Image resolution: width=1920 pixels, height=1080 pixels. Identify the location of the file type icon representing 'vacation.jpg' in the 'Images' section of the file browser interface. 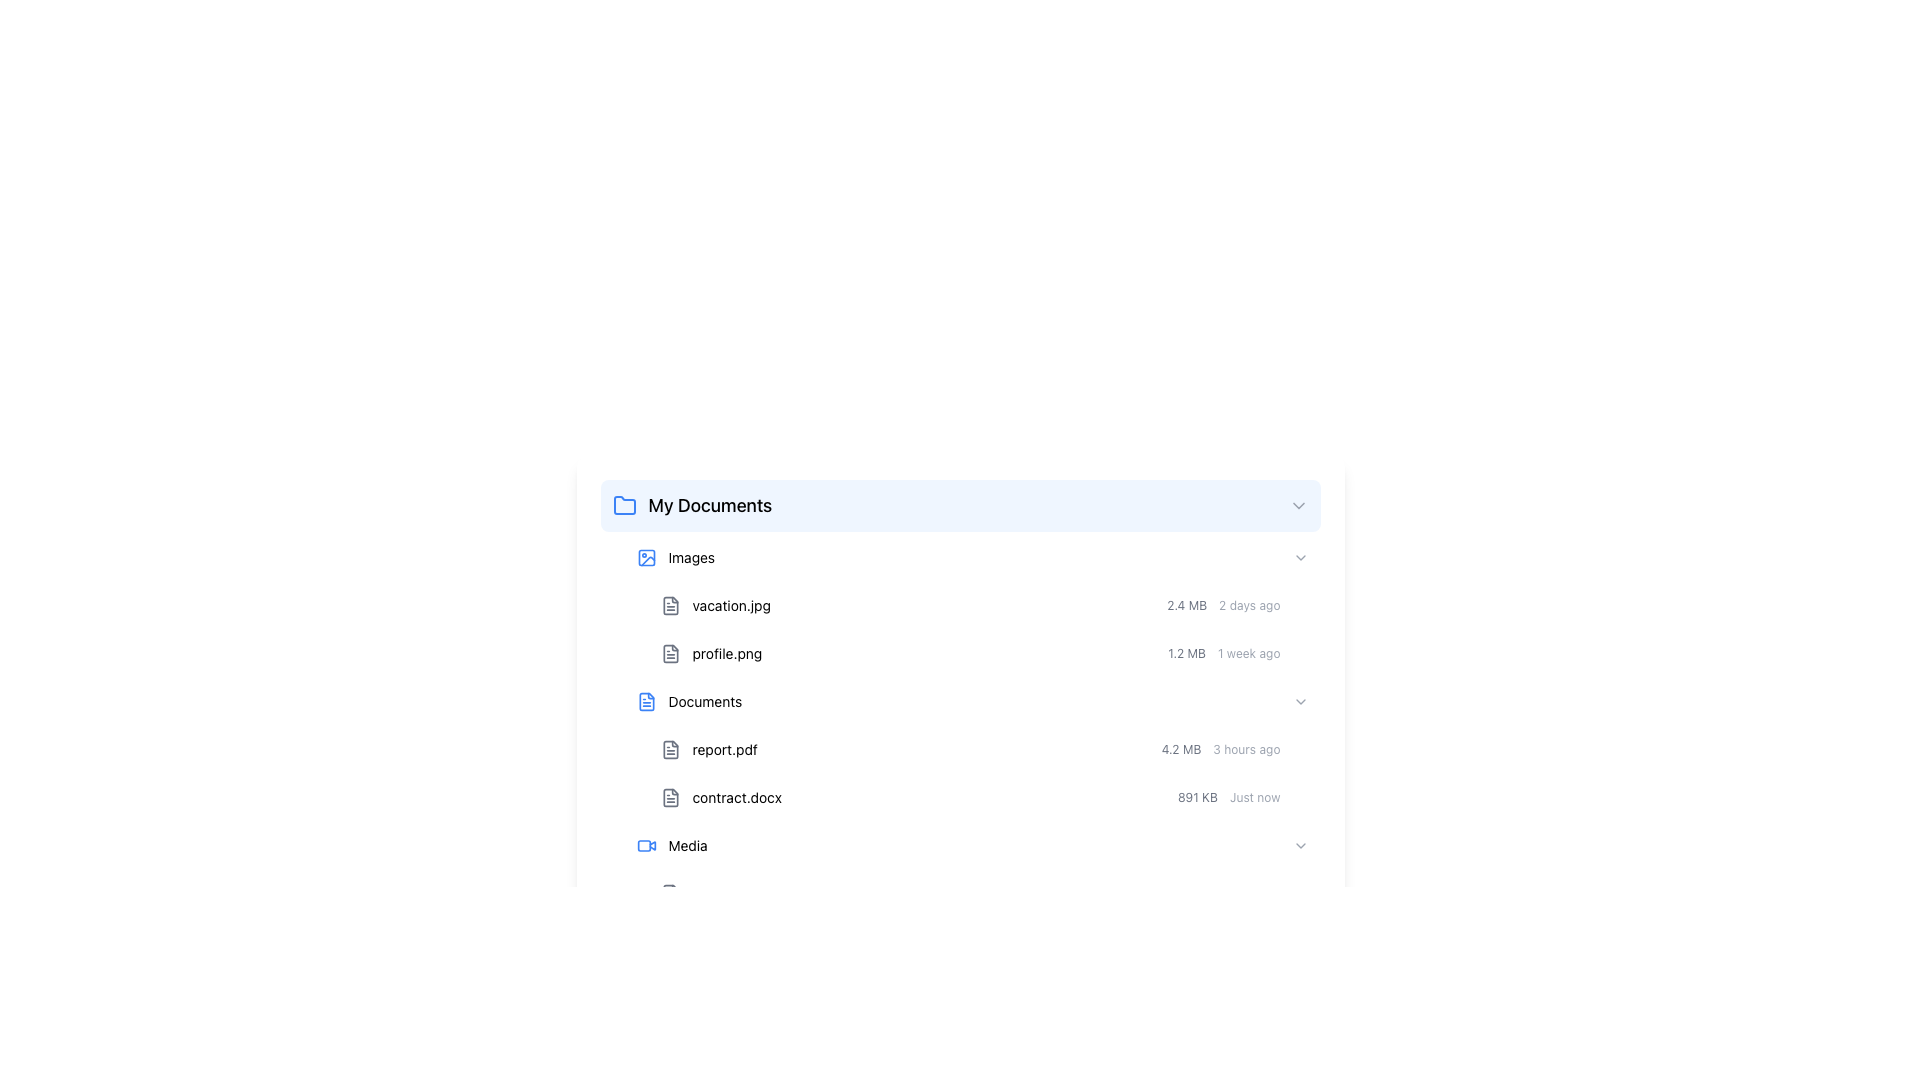
(670, 604).